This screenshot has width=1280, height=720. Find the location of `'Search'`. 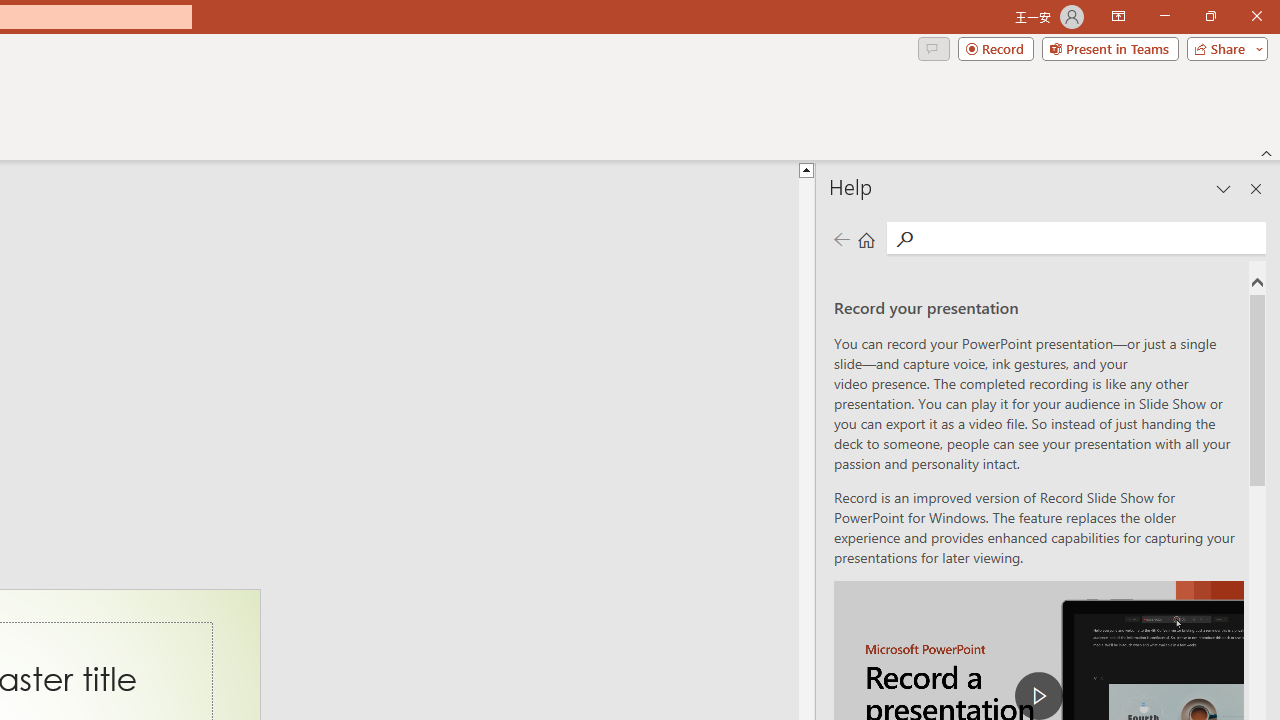

'Search' is located at coordinates (903, 238).